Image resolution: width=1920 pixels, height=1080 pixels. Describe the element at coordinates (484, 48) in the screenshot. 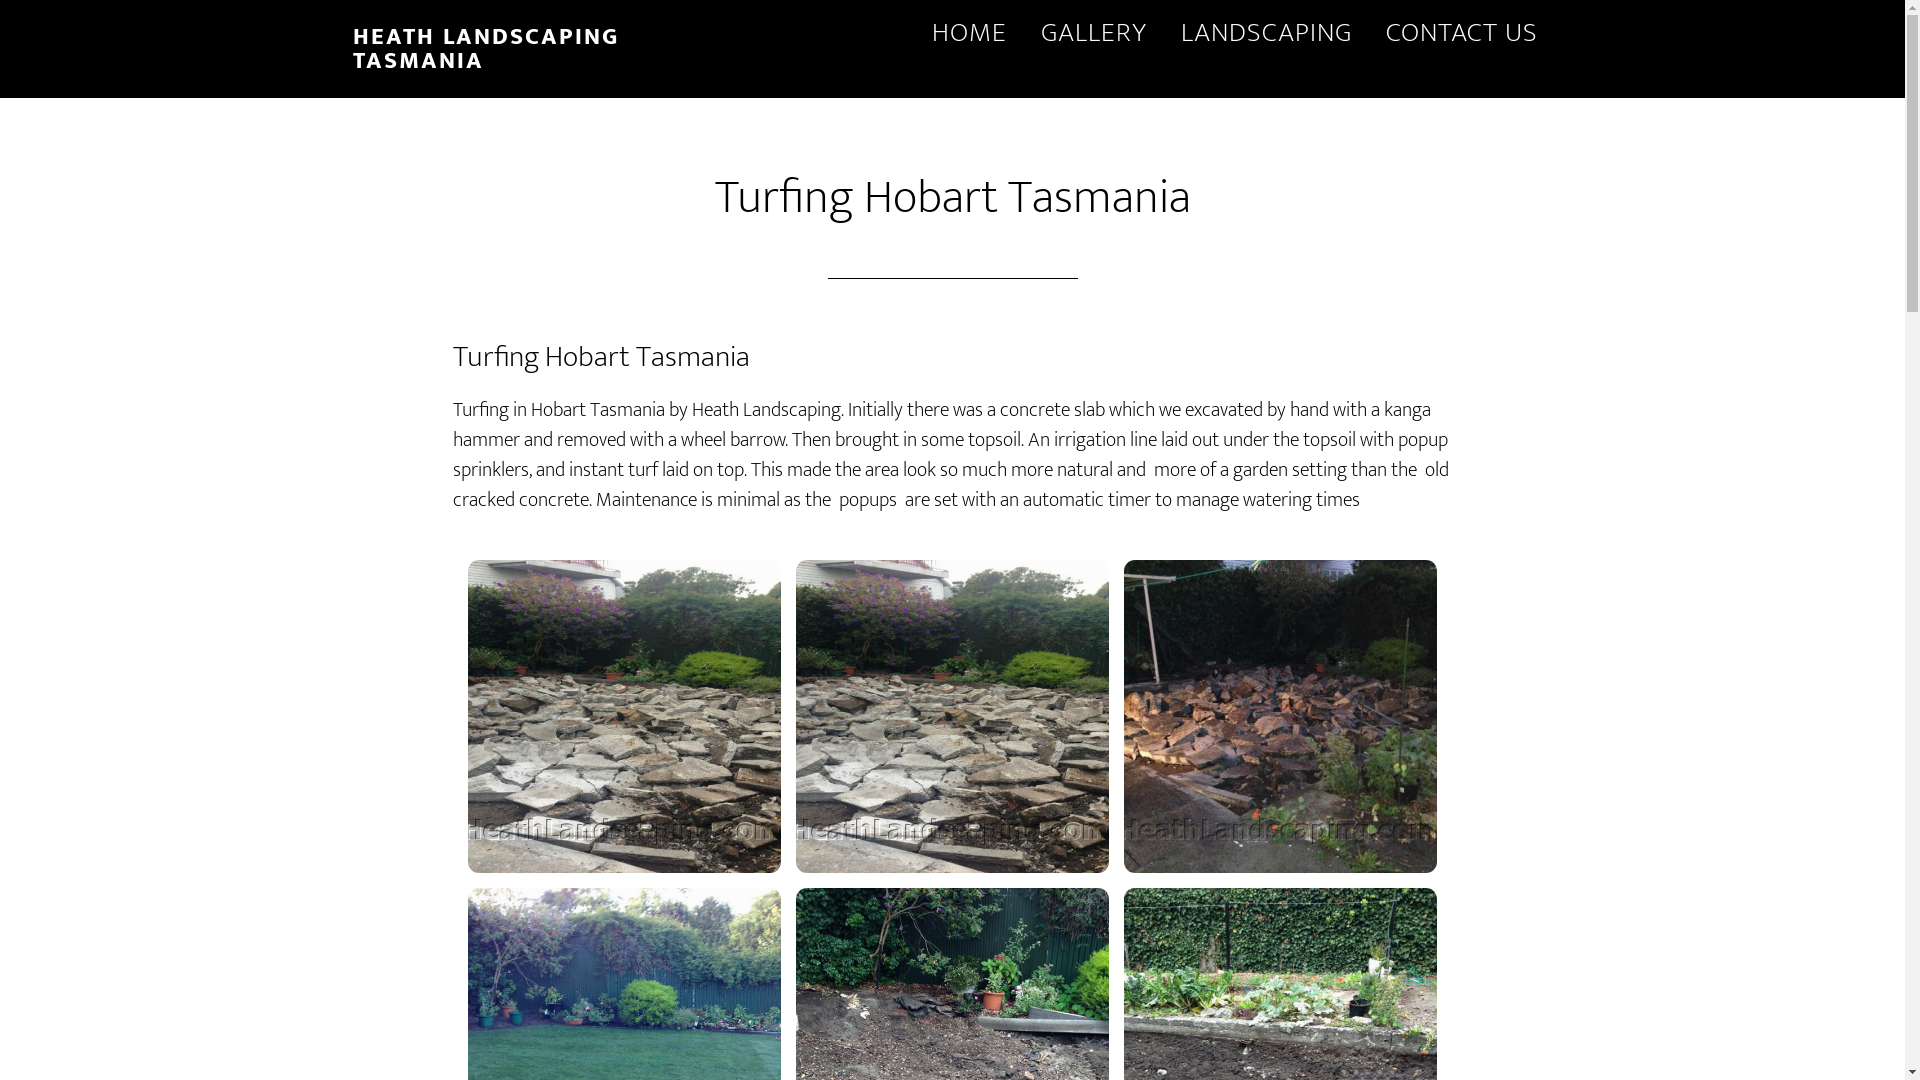

I see `'HEATH LANDSCAPING TASMANIA'` at that location.